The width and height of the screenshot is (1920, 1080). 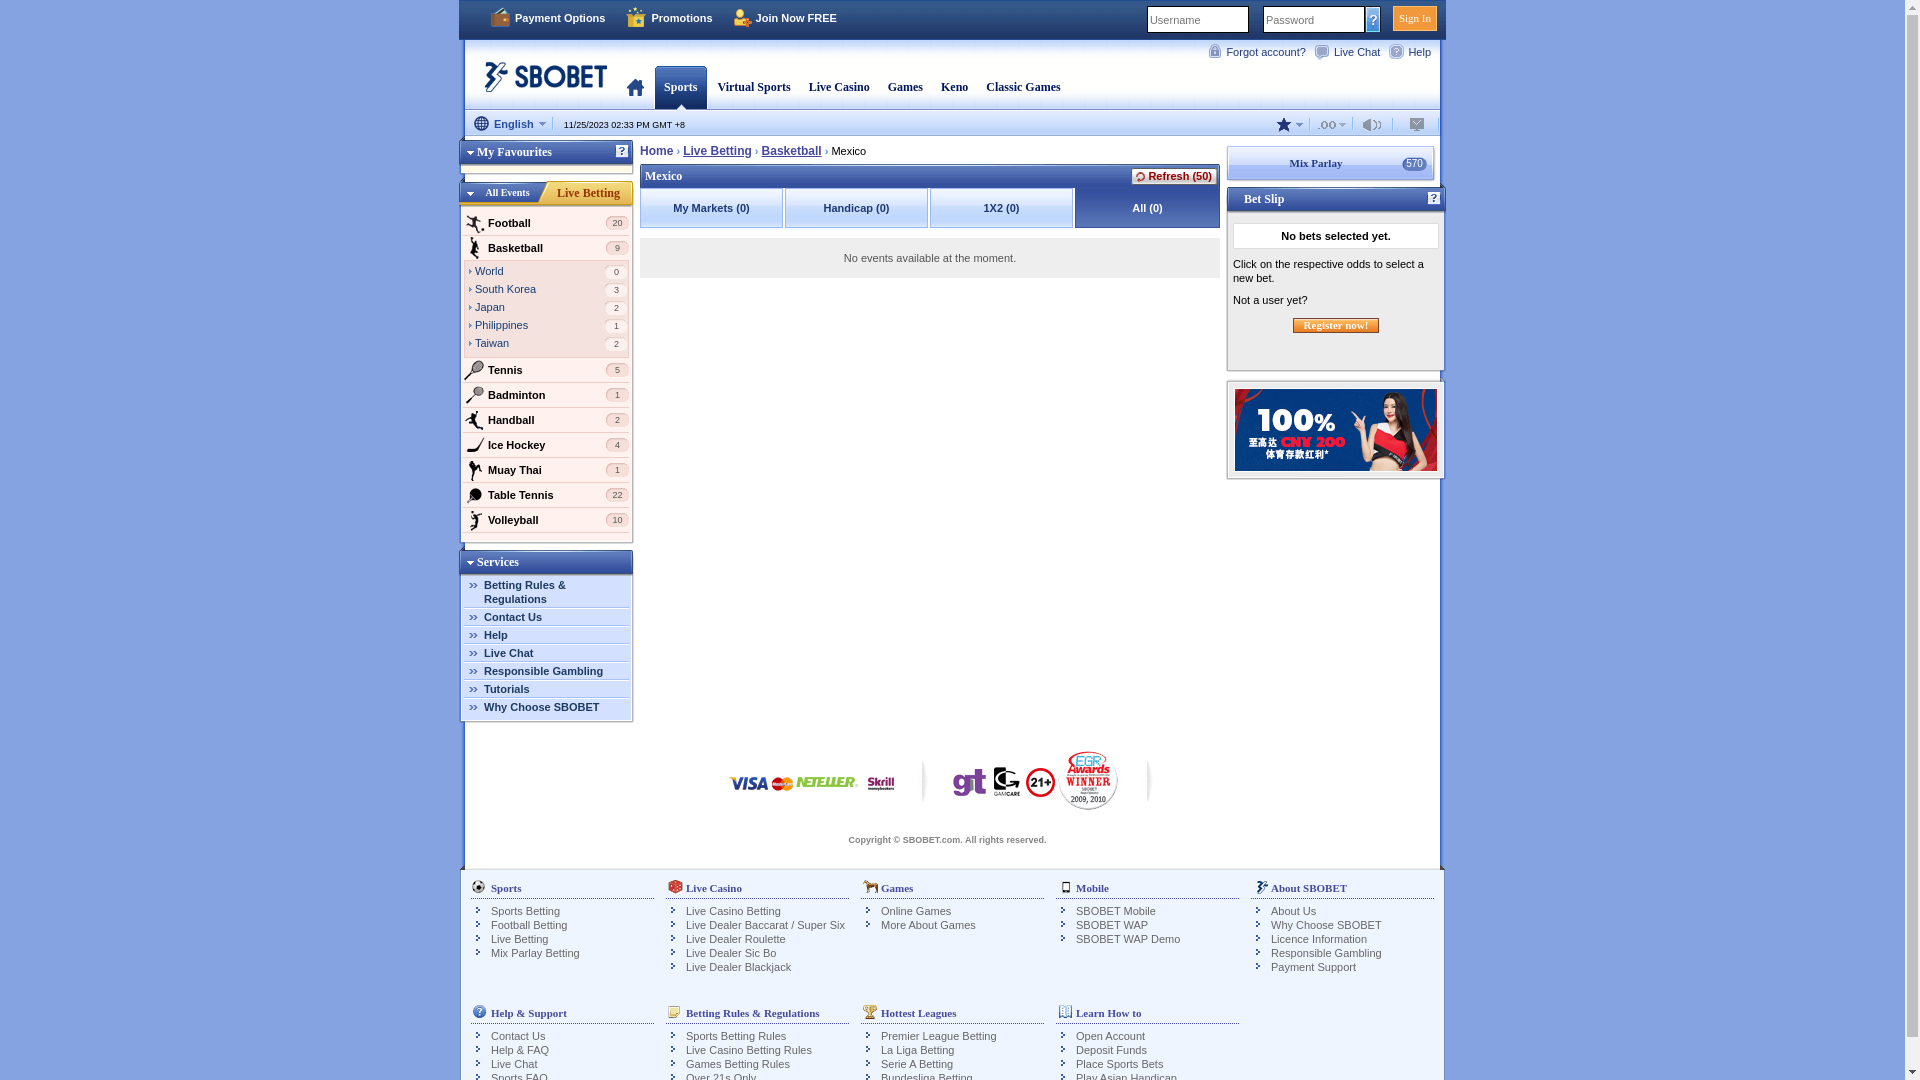 What do you see at coordinates (1293, 910) in the screenshot?
I see `'About Us'` at bounding box center [1293, 910].